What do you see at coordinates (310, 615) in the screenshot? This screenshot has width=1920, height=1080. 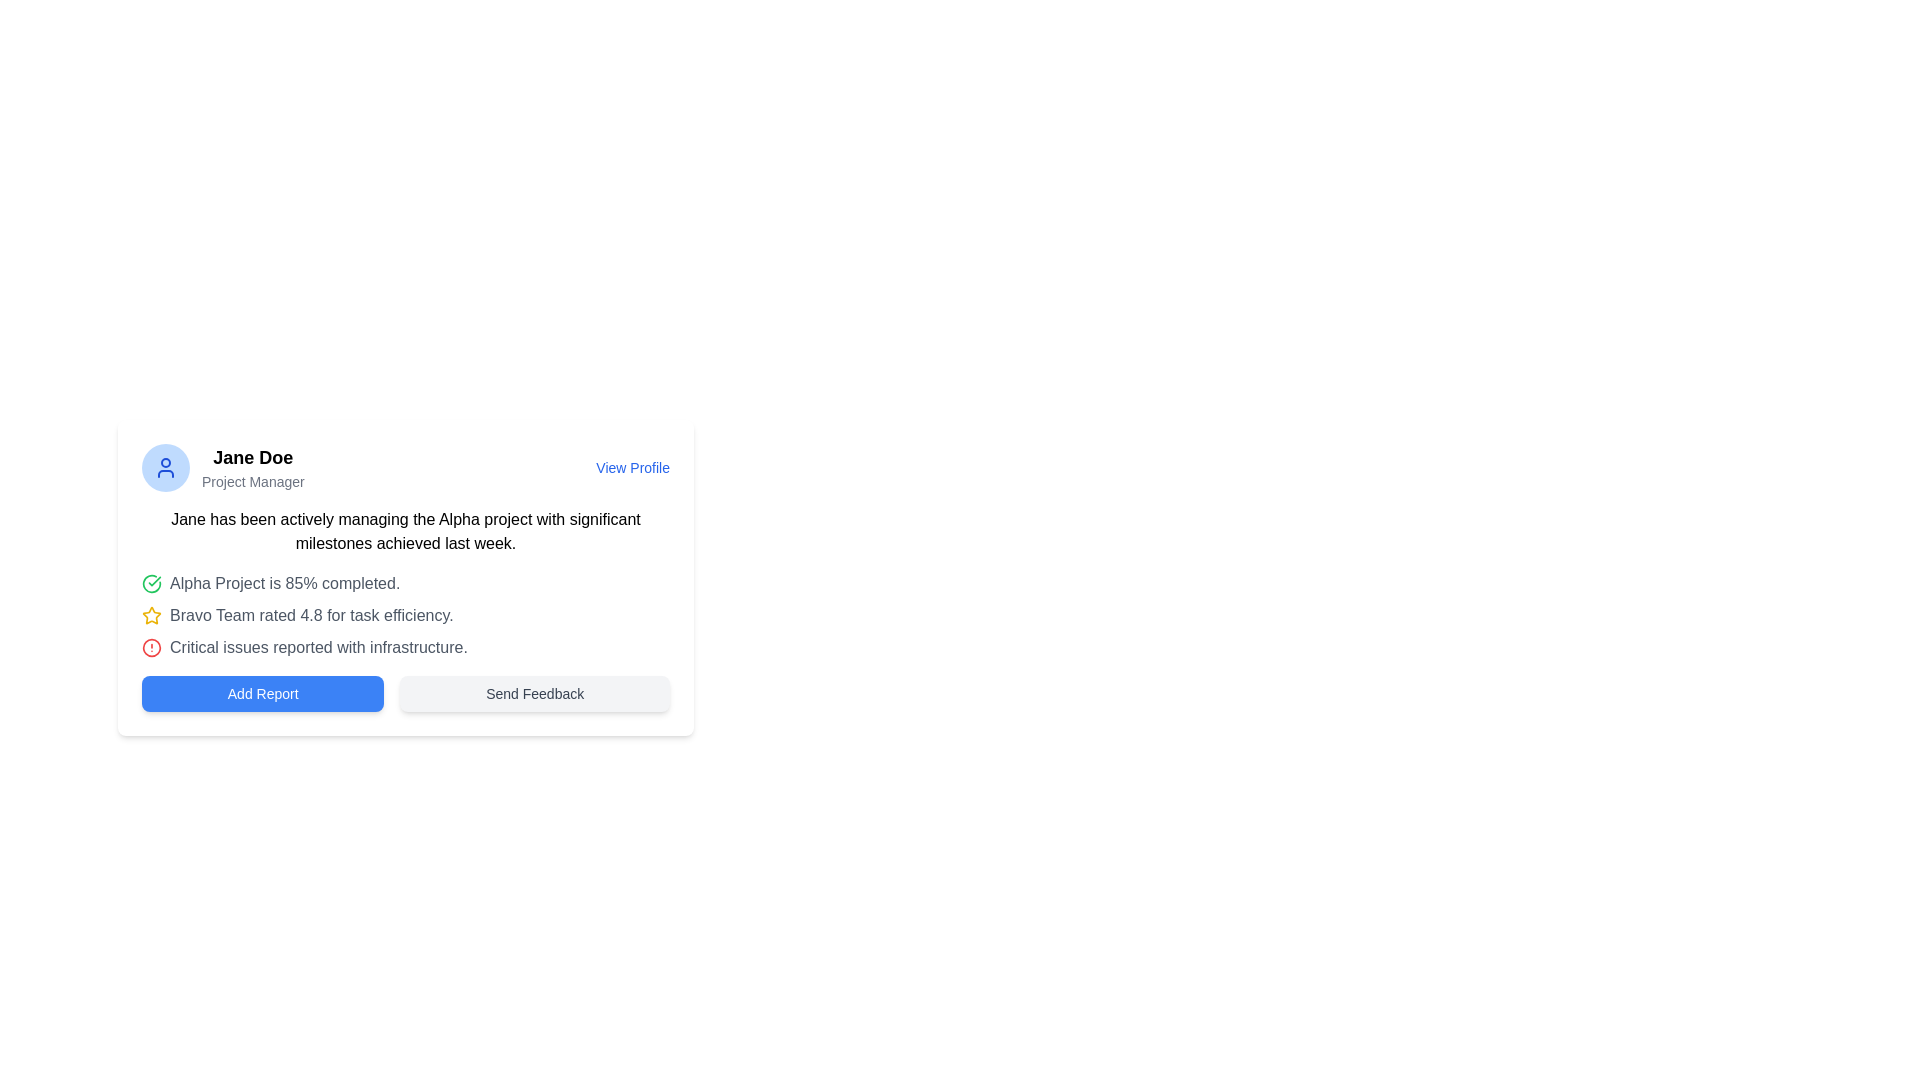 I see `the text label that displays 'Bravo Team rated 4.8 for task efficiency.', which is styled in gray and positioned between 'Alpha Project is 85% completed.' and 'Critical issues reported with infrastructure.'` at bounding box center [310, 615].